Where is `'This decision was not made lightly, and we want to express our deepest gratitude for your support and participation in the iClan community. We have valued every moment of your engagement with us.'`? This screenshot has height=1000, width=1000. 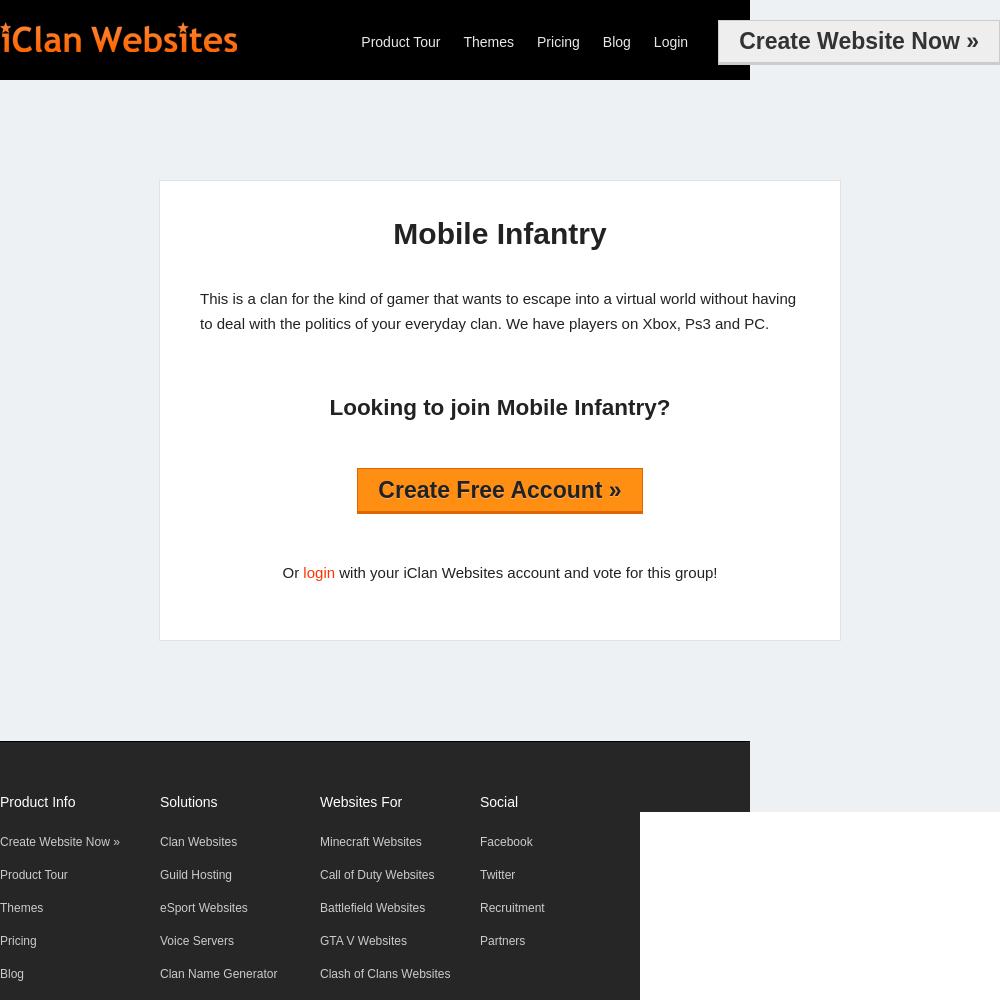 'This decision was not made lightly, and we want to express our deepest gratitude for your support and participation in the iClan community. We have valued every moment of your engagement with us.' is located at coordinates (382, 473).